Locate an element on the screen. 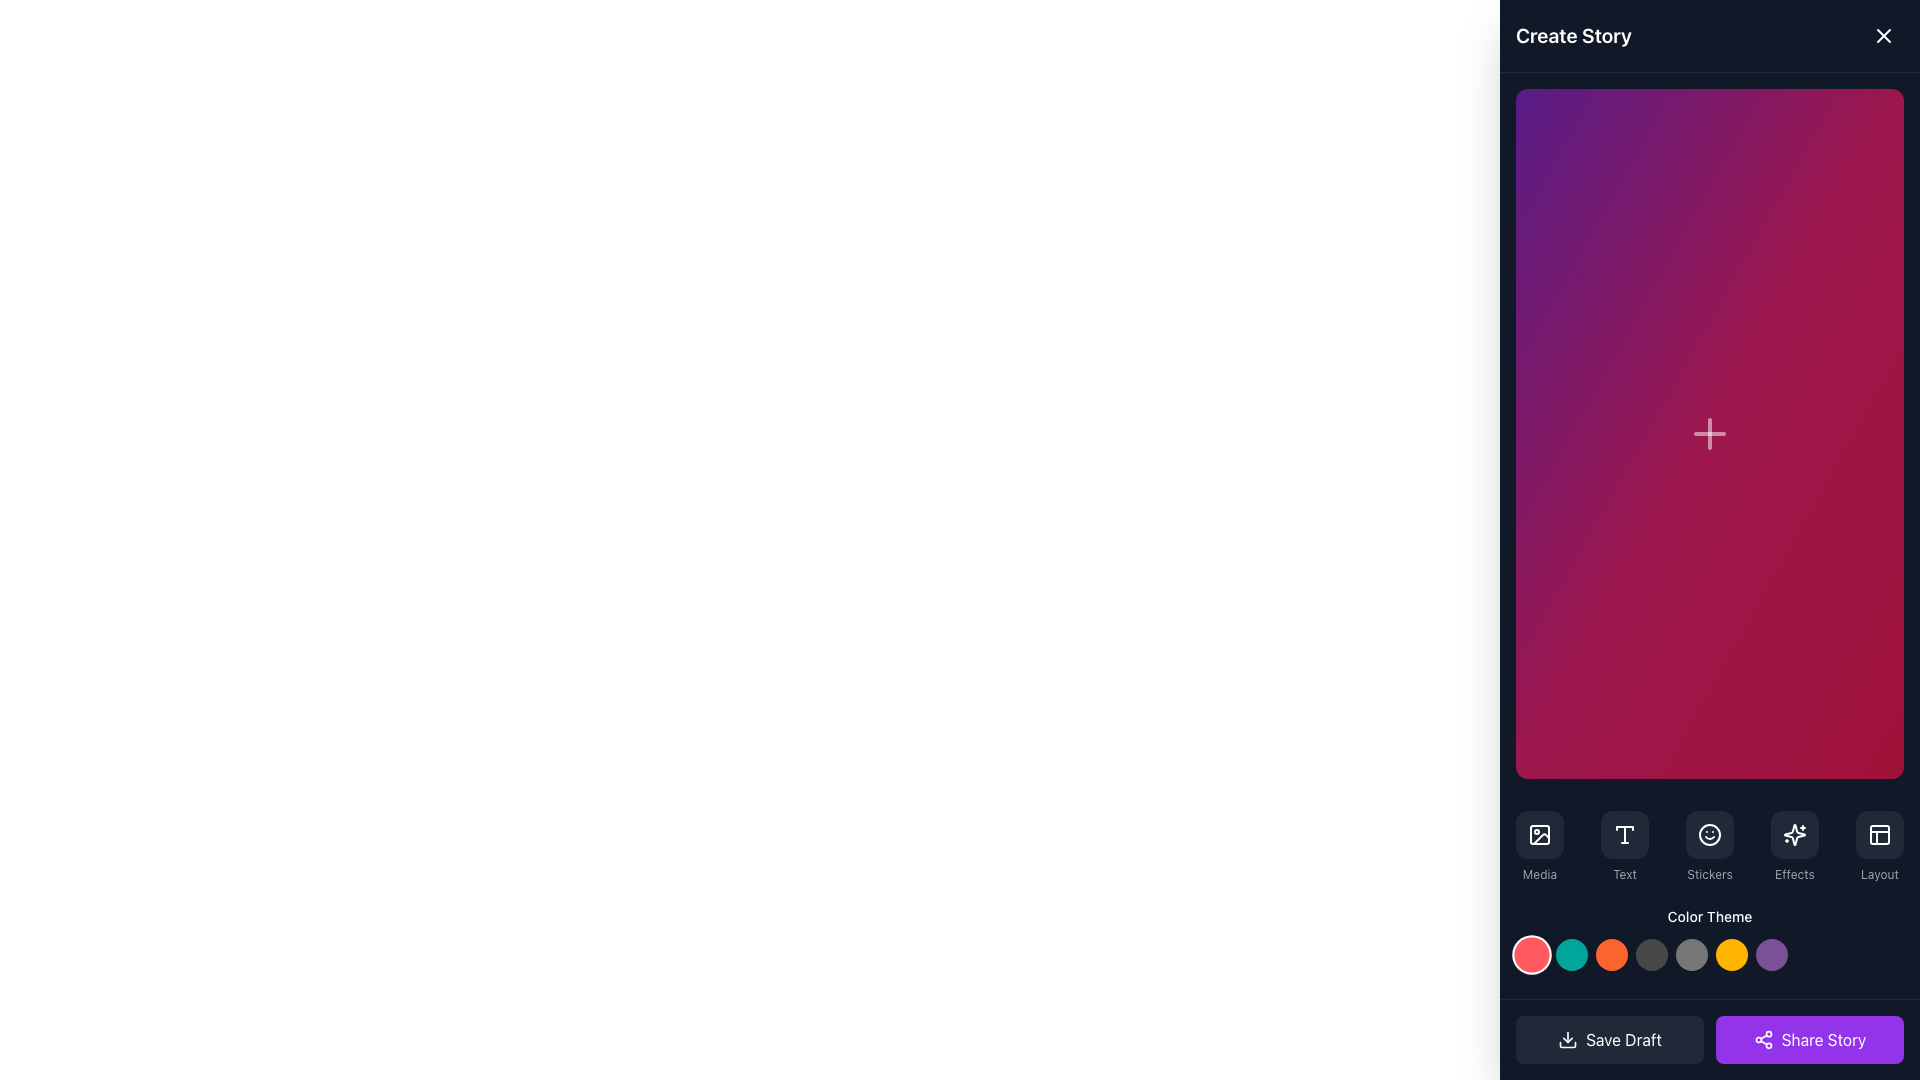  the 'Save Draft' button, which is a rectangular button with a dark gray background and a downward arrow icon, located at the bottom left of the modal interface is located at coordinates (1609, 1039).